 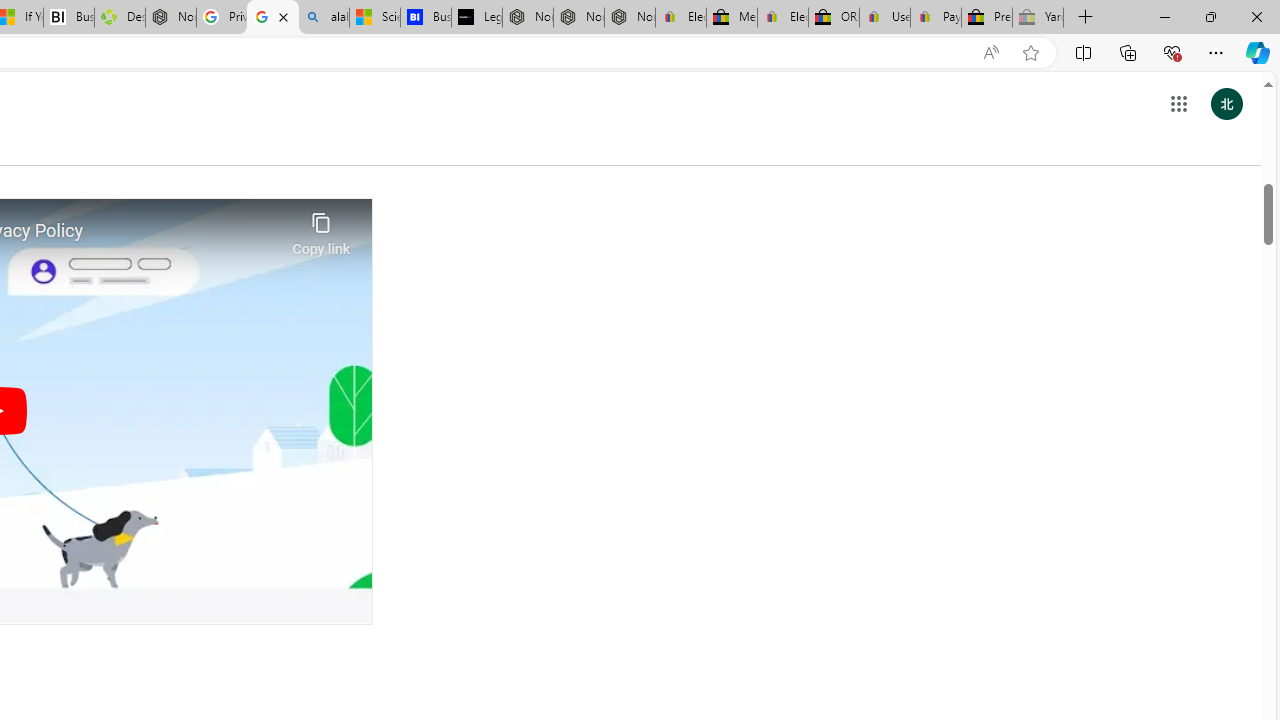 I want to click on 'Payments Terms of Use | eBay.com', so click(x=935, y=17).